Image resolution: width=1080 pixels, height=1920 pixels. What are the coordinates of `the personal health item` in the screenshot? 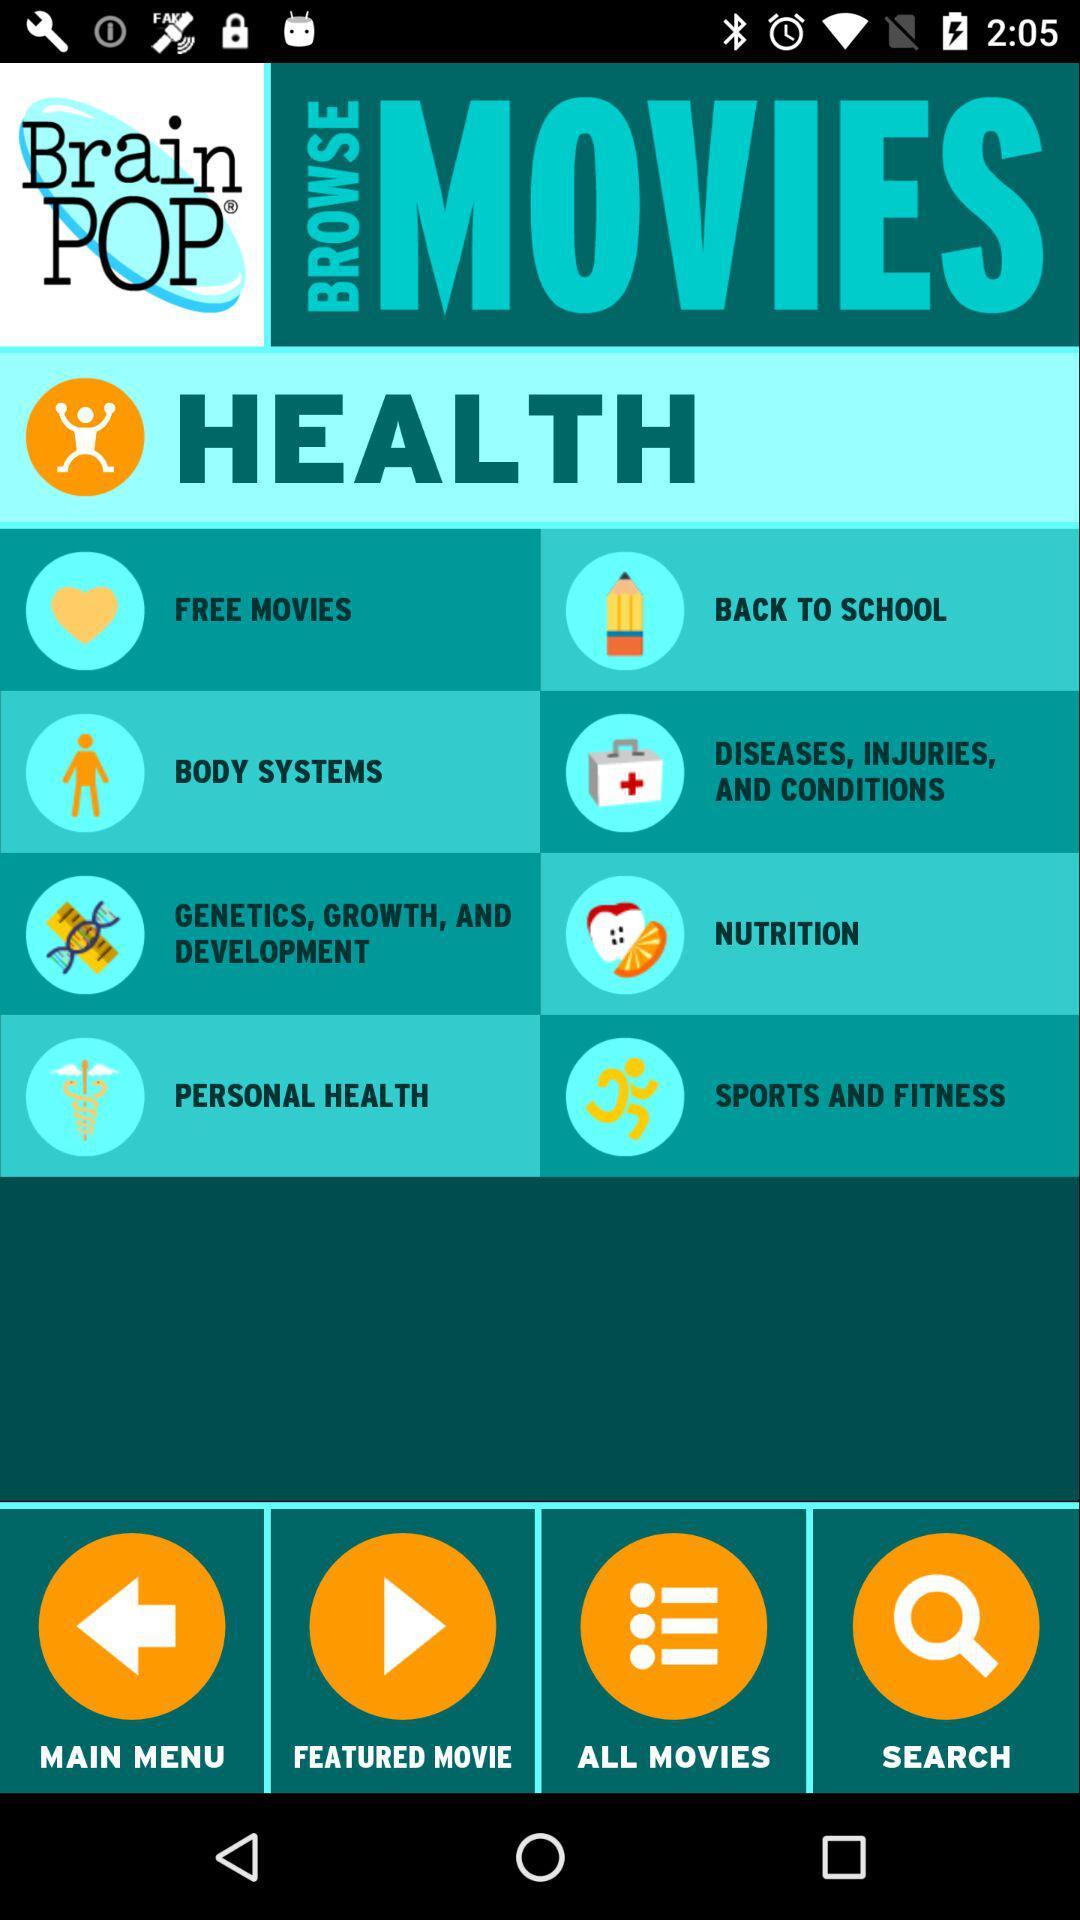 It's located at (342, 1094).